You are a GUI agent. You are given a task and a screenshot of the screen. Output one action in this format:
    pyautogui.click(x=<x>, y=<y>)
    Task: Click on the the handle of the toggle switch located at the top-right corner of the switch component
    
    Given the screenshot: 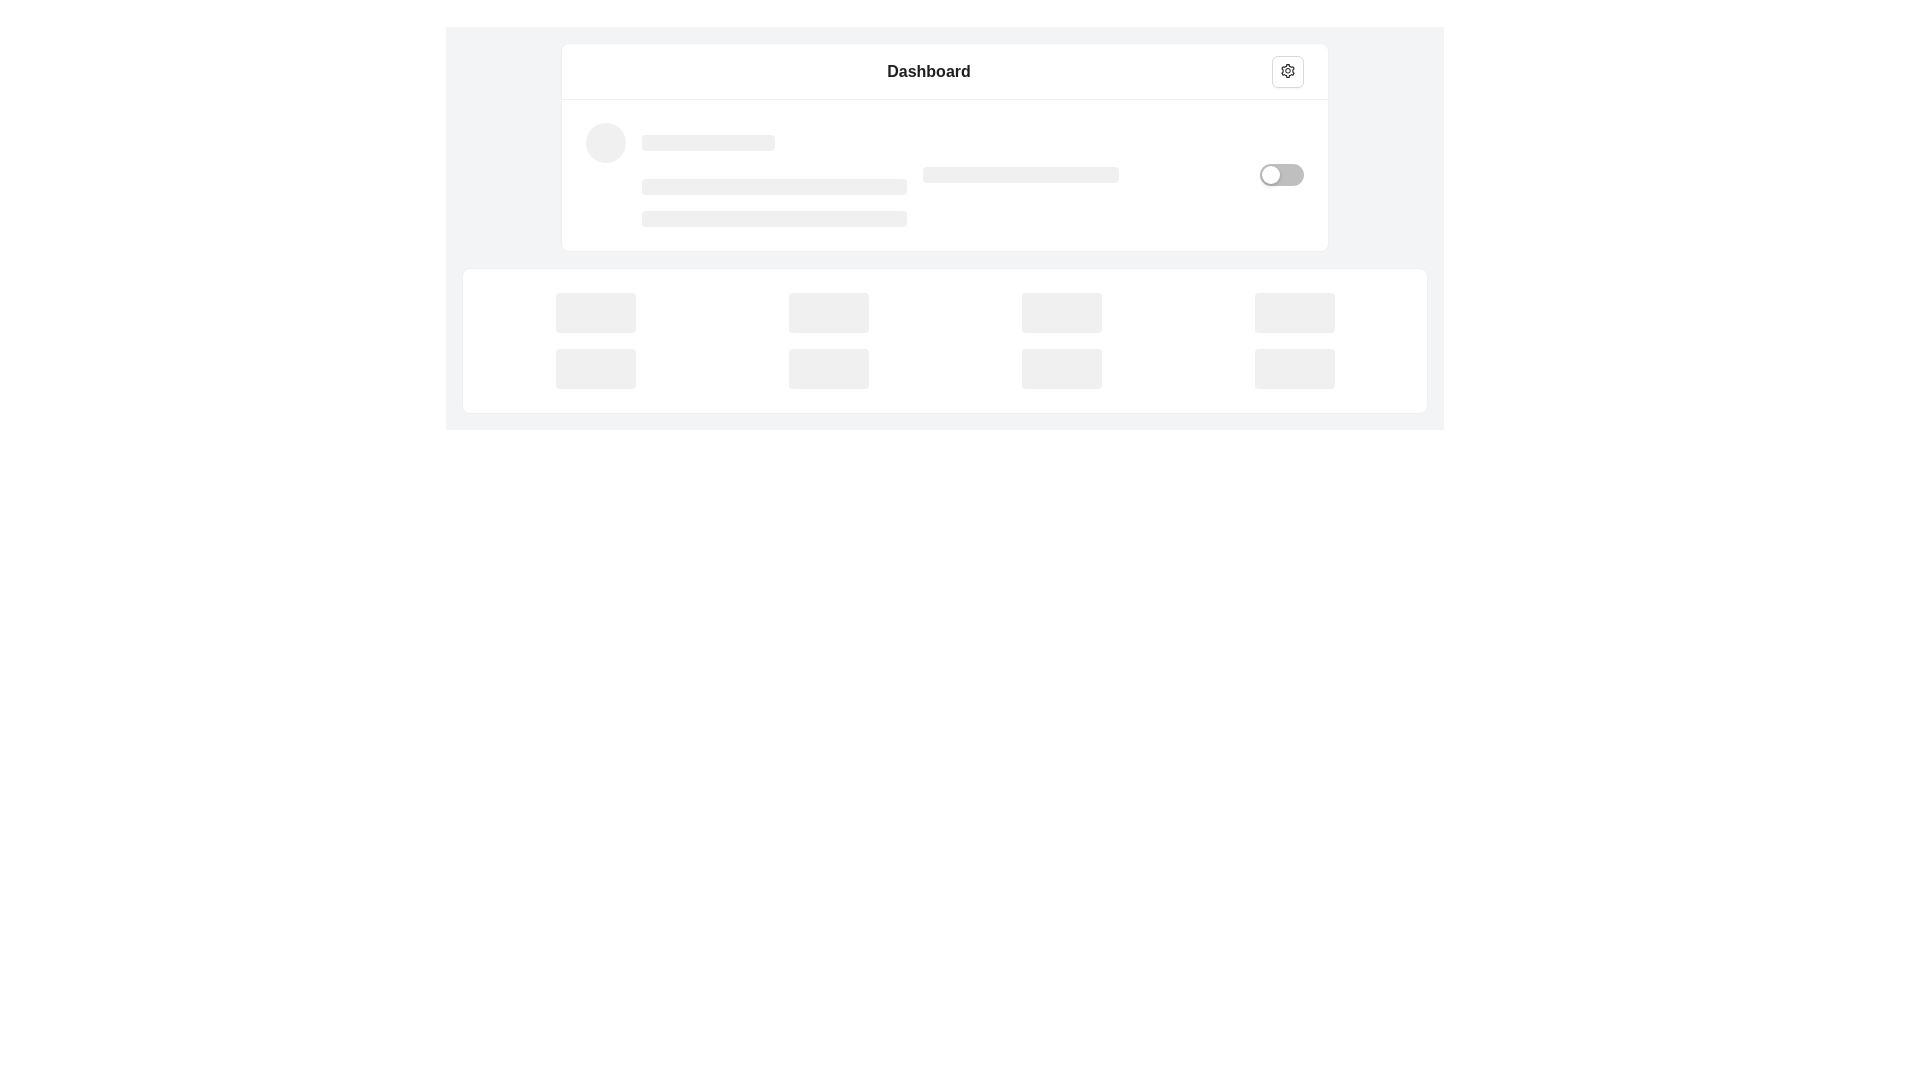 What is the action you would take?
    pyautogui.click(x=1270, y=173)
    